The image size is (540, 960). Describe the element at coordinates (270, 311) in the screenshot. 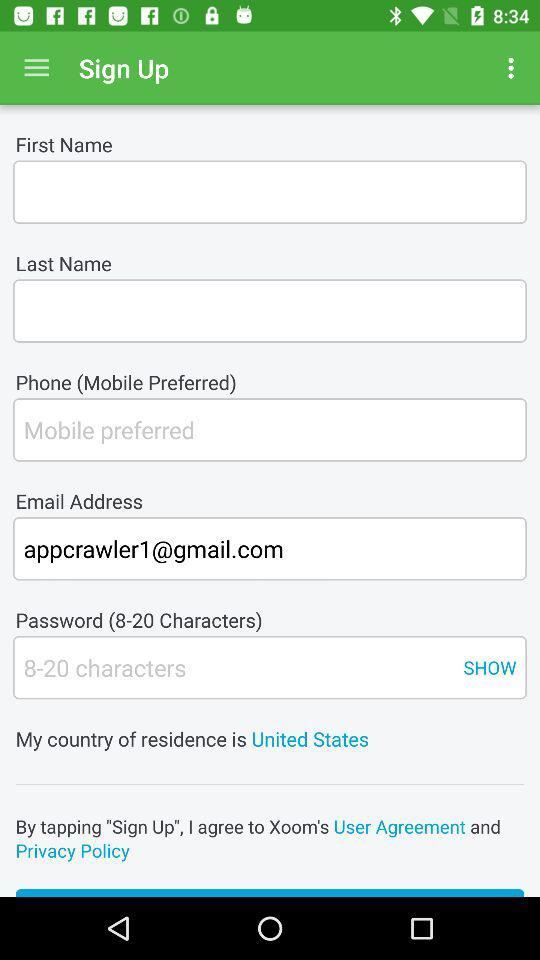

I see `the icon last name` at that location.